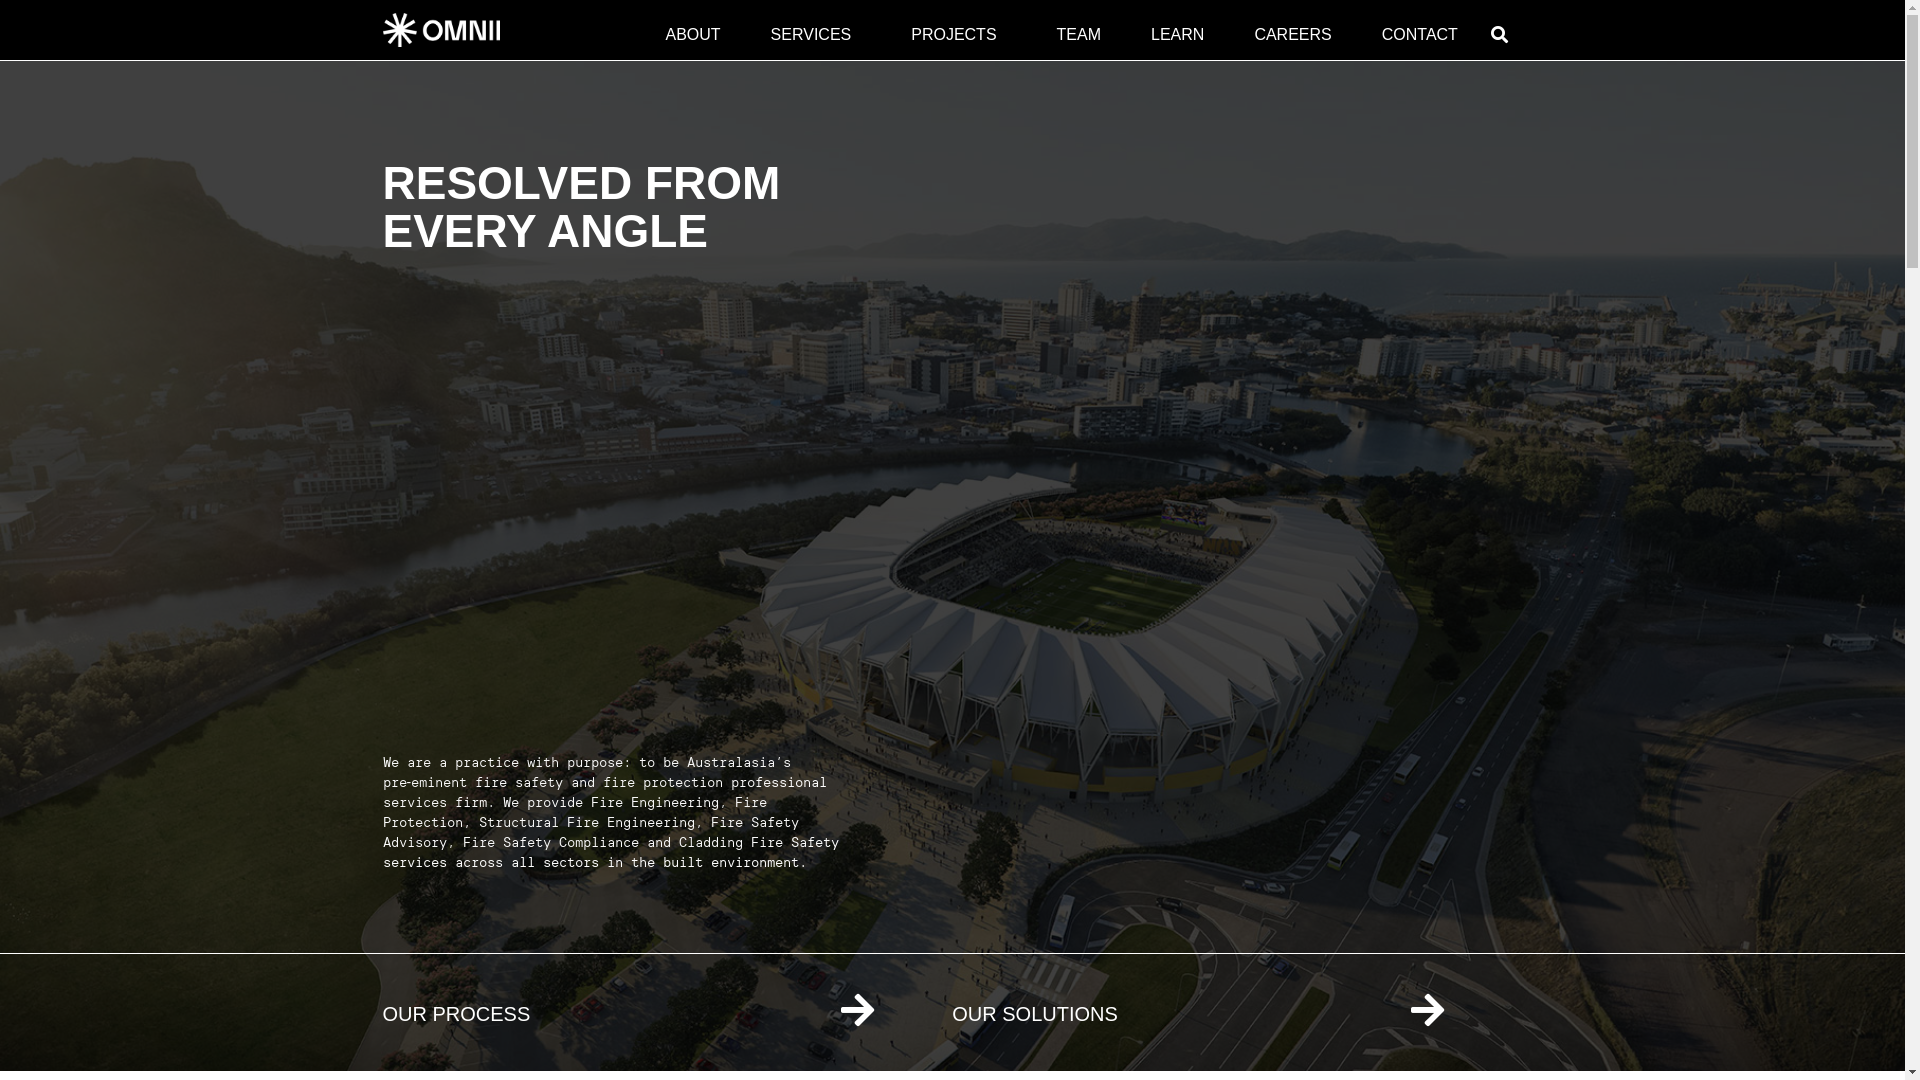 The width and height of the screenshot is (1920, 1080). I want to click on 'ABOUT', so click(692, 34).